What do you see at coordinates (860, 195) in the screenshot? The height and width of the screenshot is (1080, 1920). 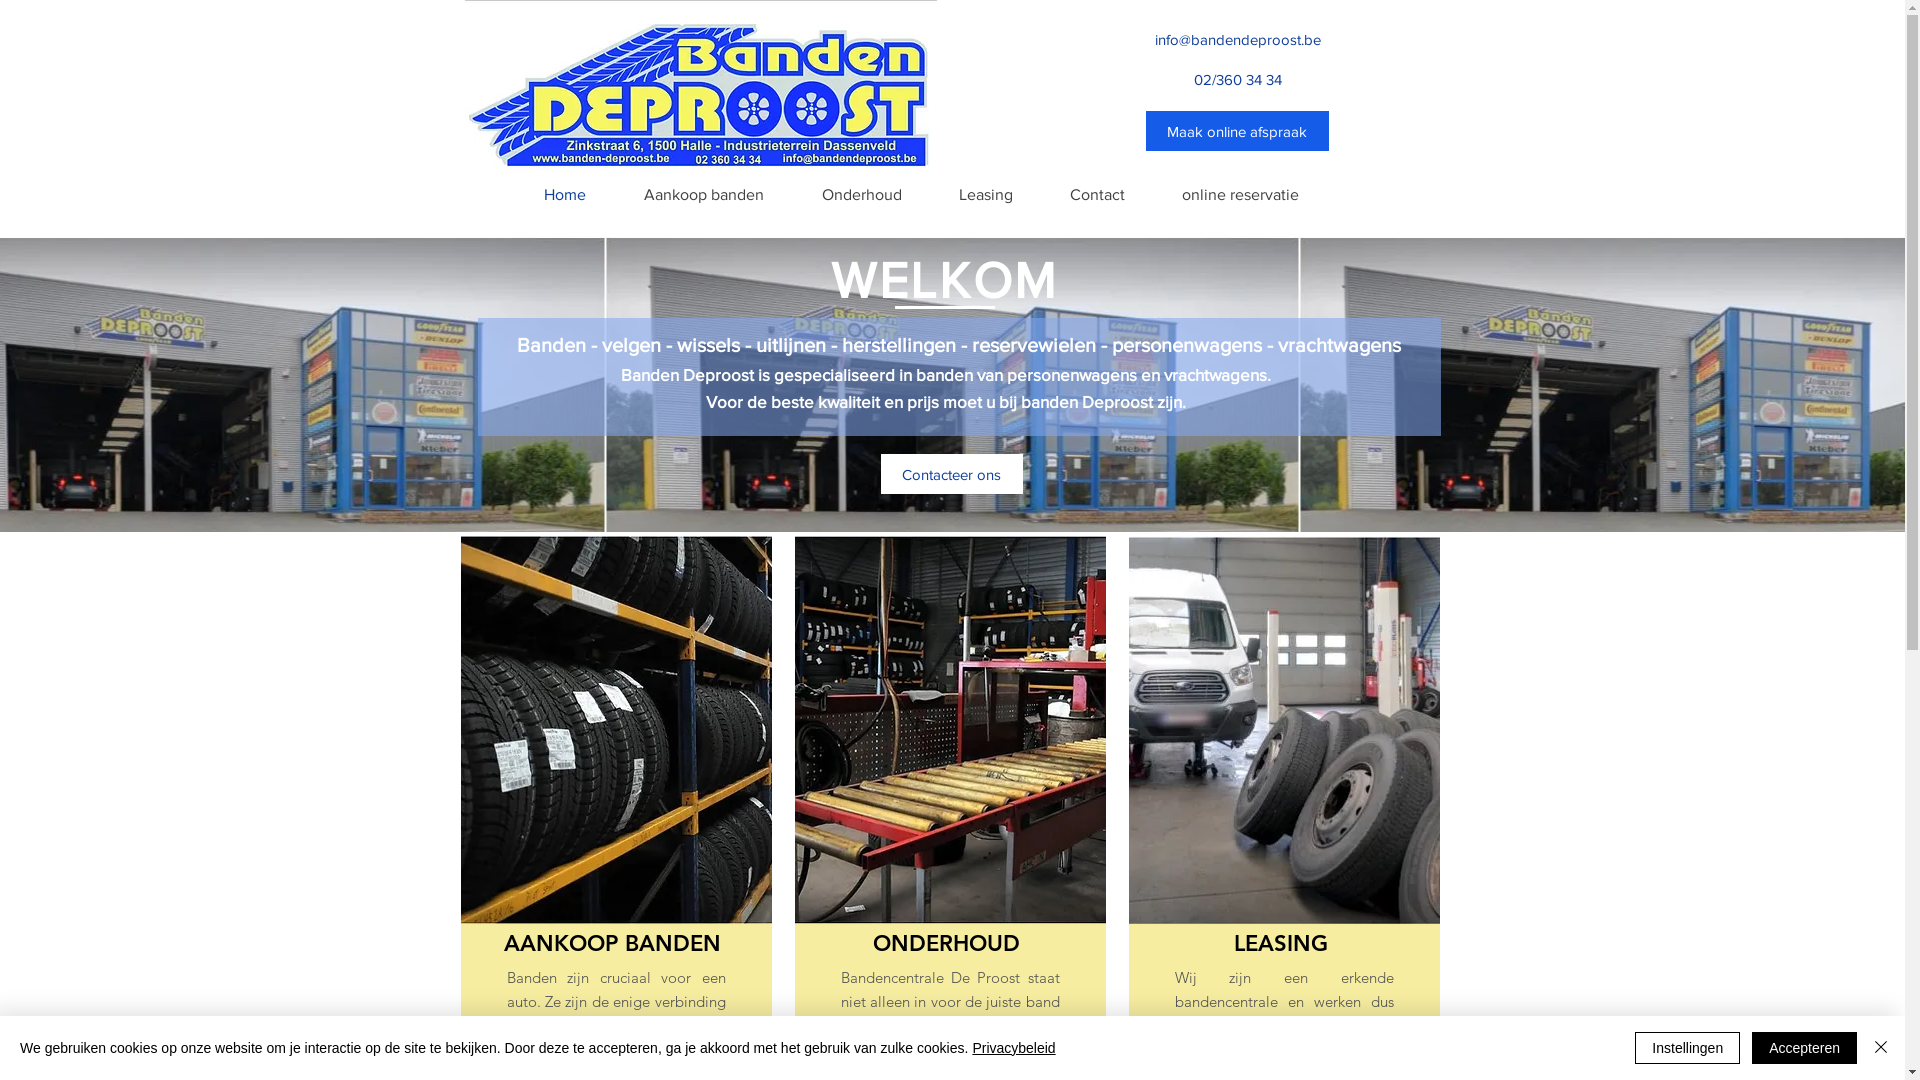 I see `'Onderhoud'` at bounding box center [860, 195].